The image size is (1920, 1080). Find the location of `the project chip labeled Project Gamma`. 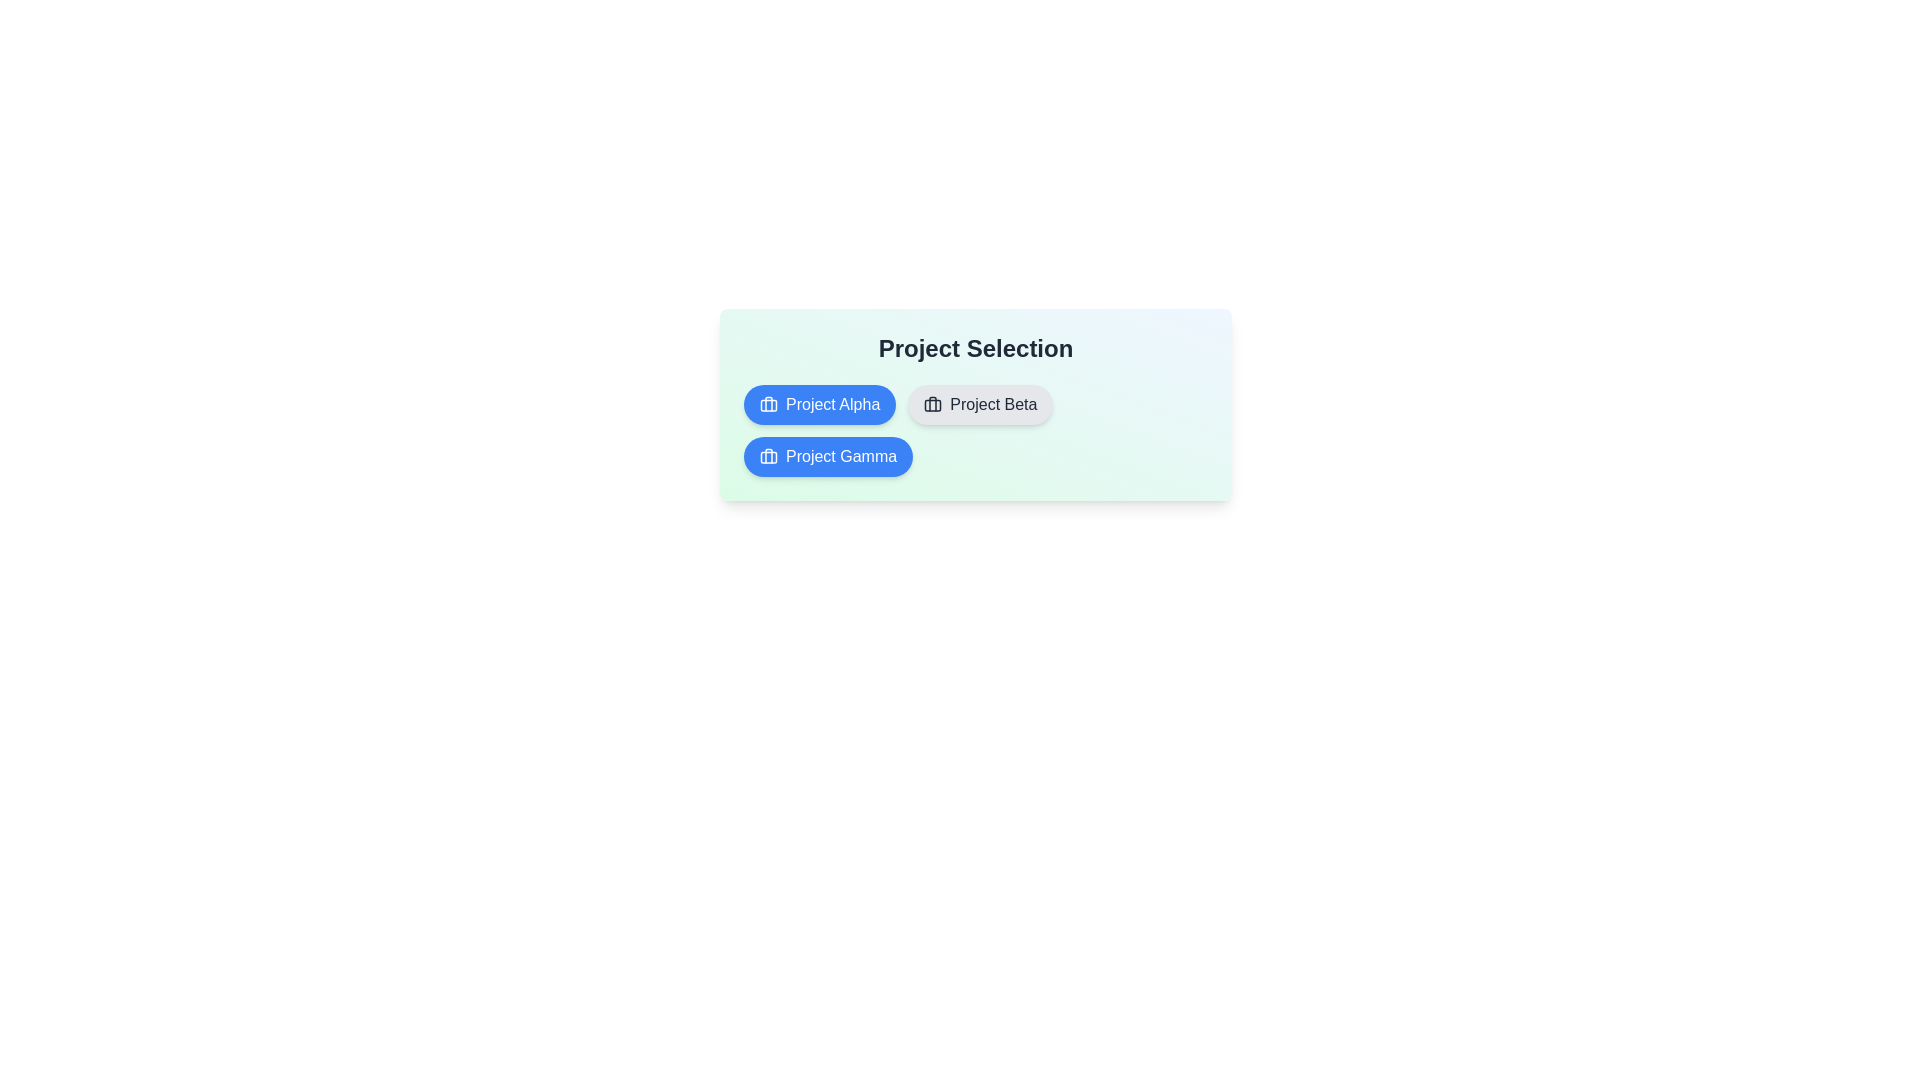

the project chip labeled Project Gamma is located at coordinates (829, 456).